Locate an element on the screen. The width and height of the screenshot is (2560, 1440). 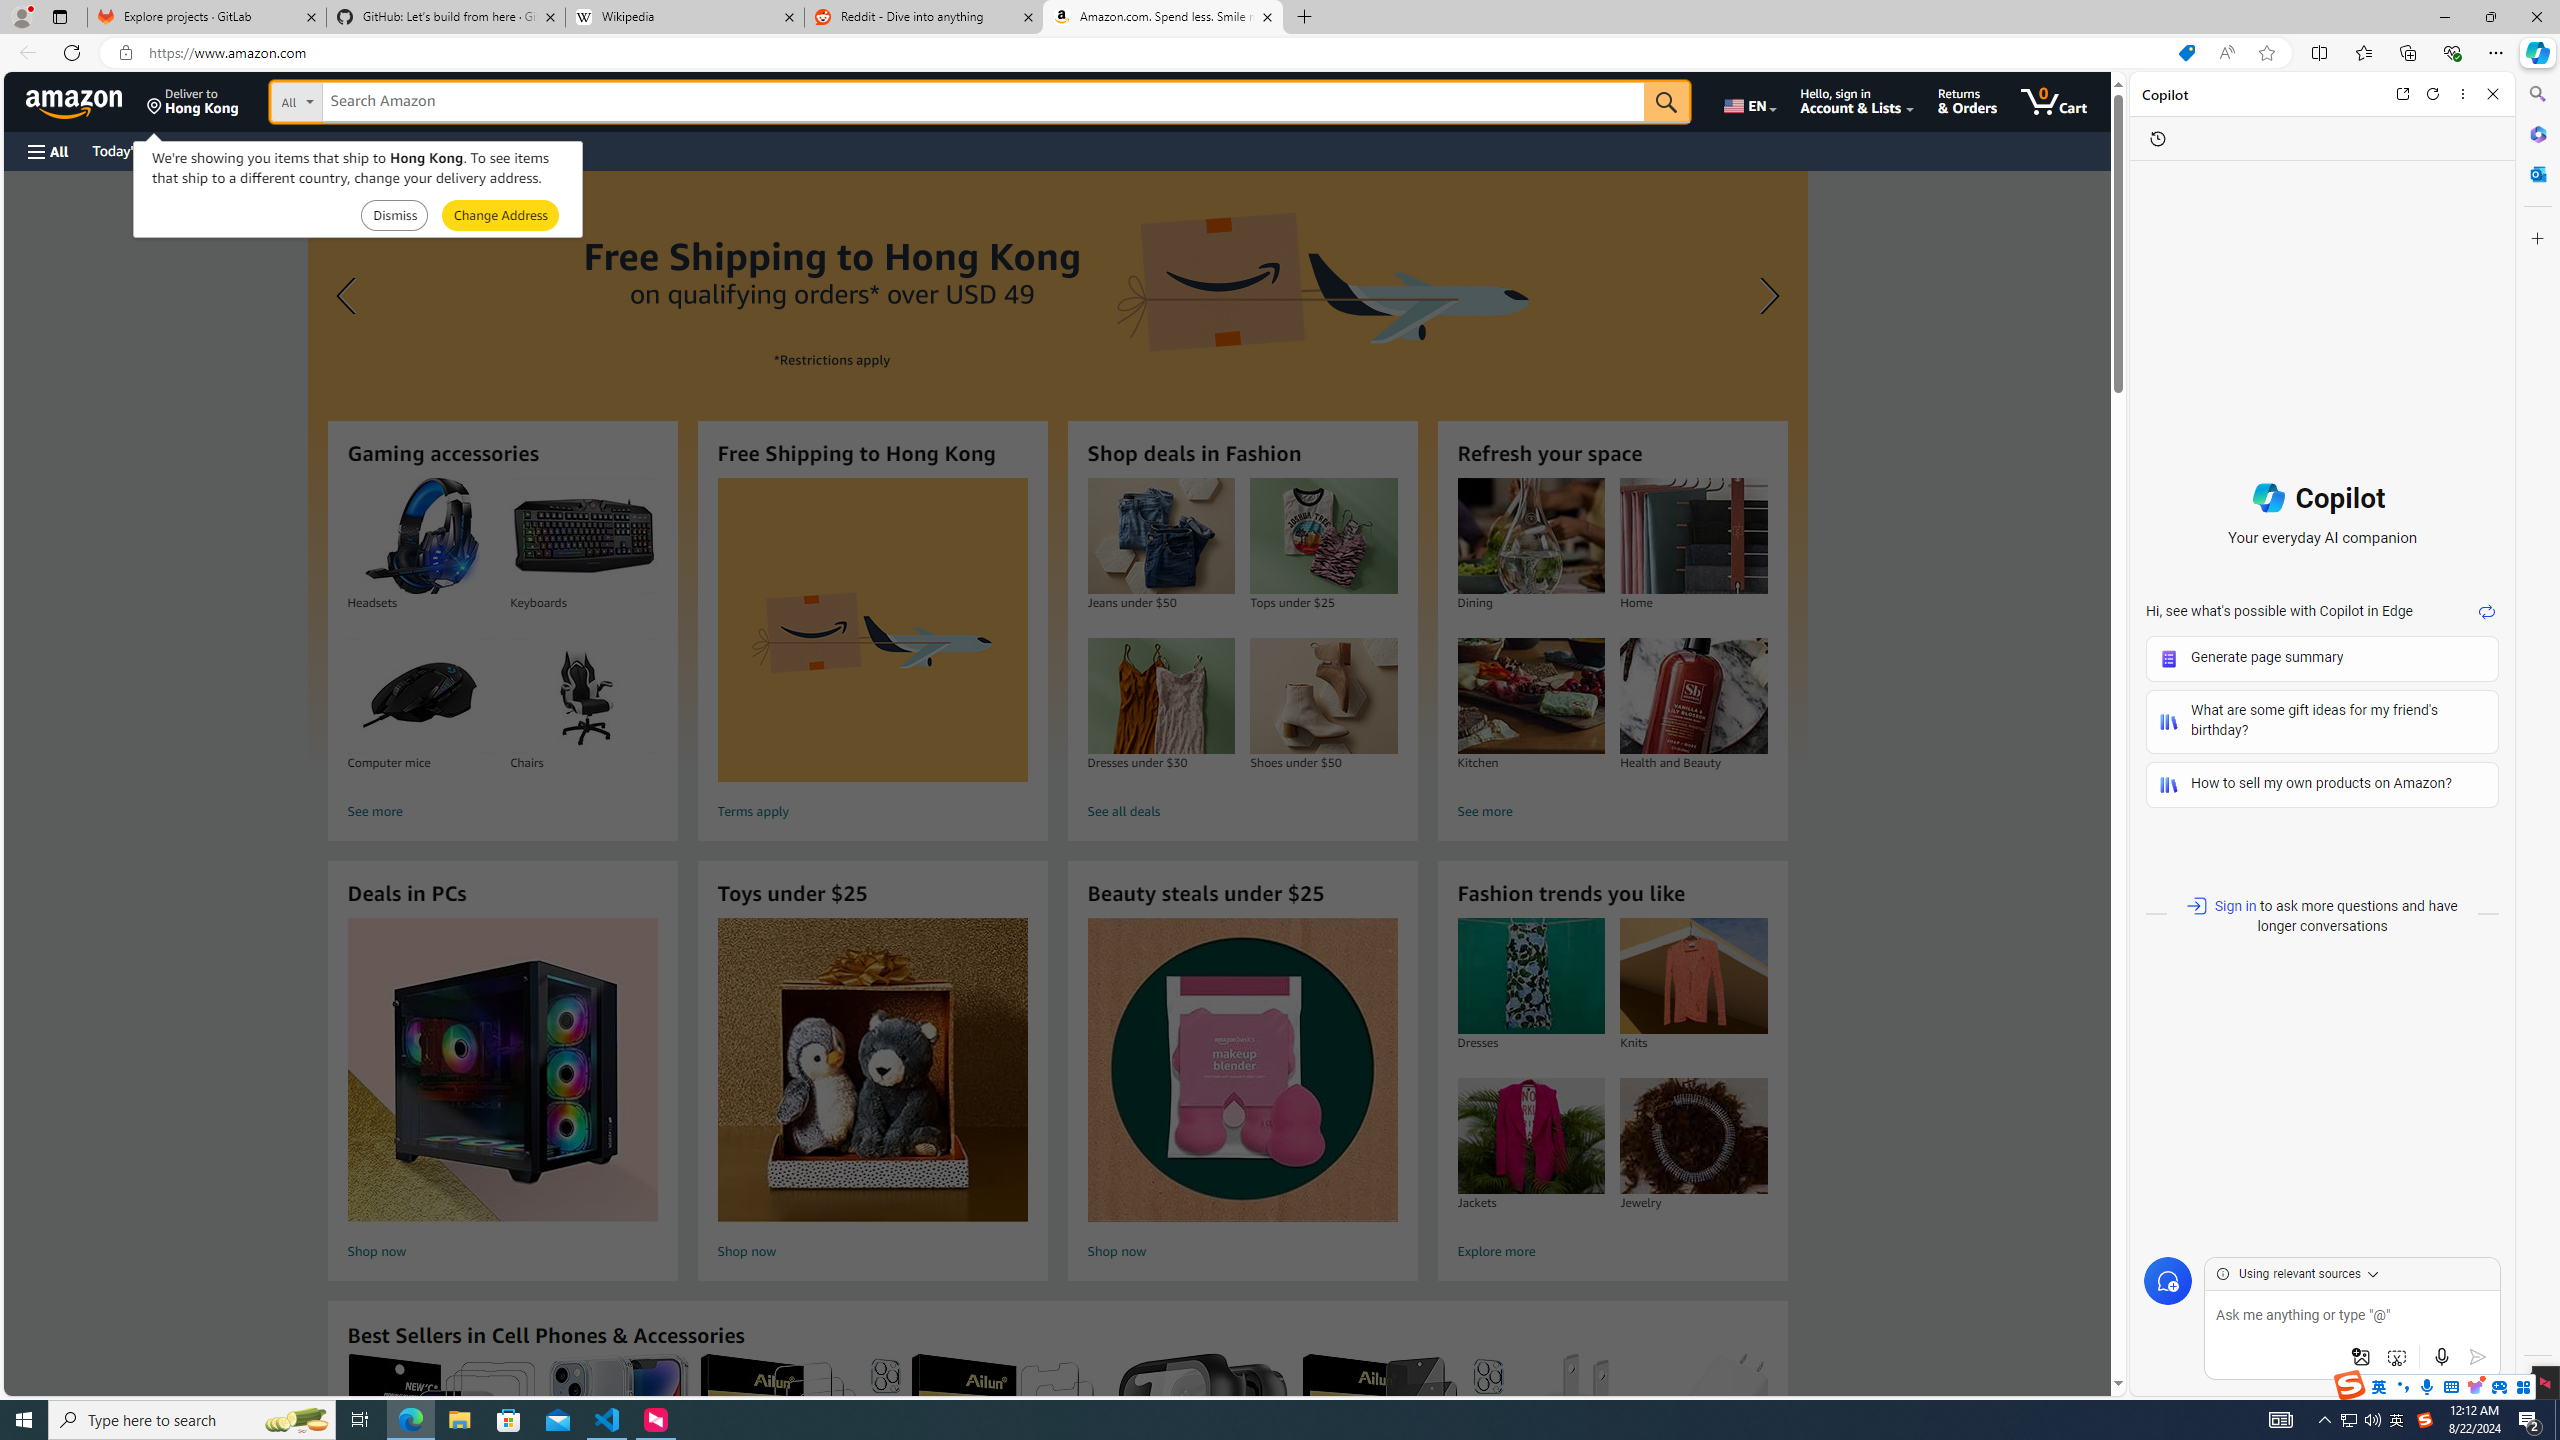
'Choose a language for shopping.' is located at coordinates (1748, 100).